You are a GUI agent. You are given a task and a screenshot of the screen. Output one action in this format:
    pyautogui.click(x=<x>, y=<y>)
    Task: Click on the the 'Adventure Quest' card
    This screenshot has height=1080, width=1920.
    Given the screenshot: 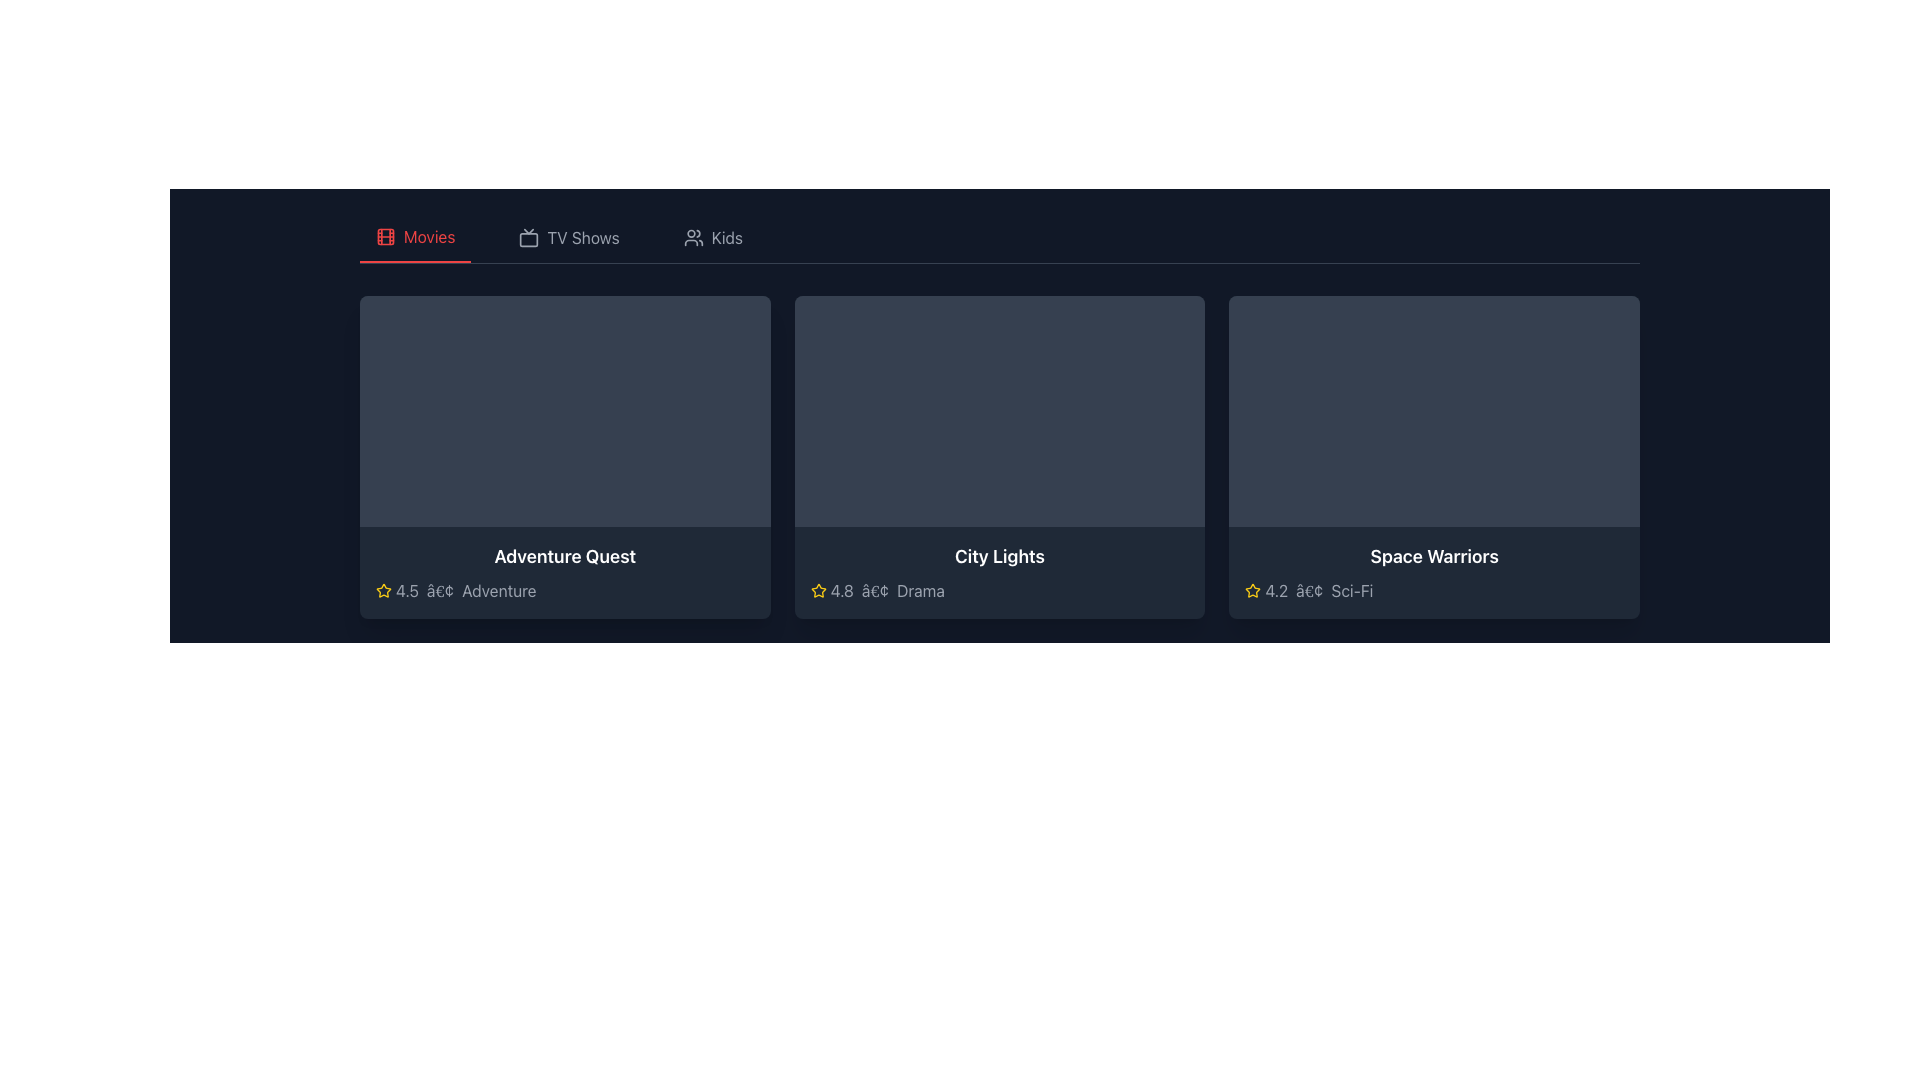 What is the action you would take?
    pyautogui.click(x=564, y=457)
    